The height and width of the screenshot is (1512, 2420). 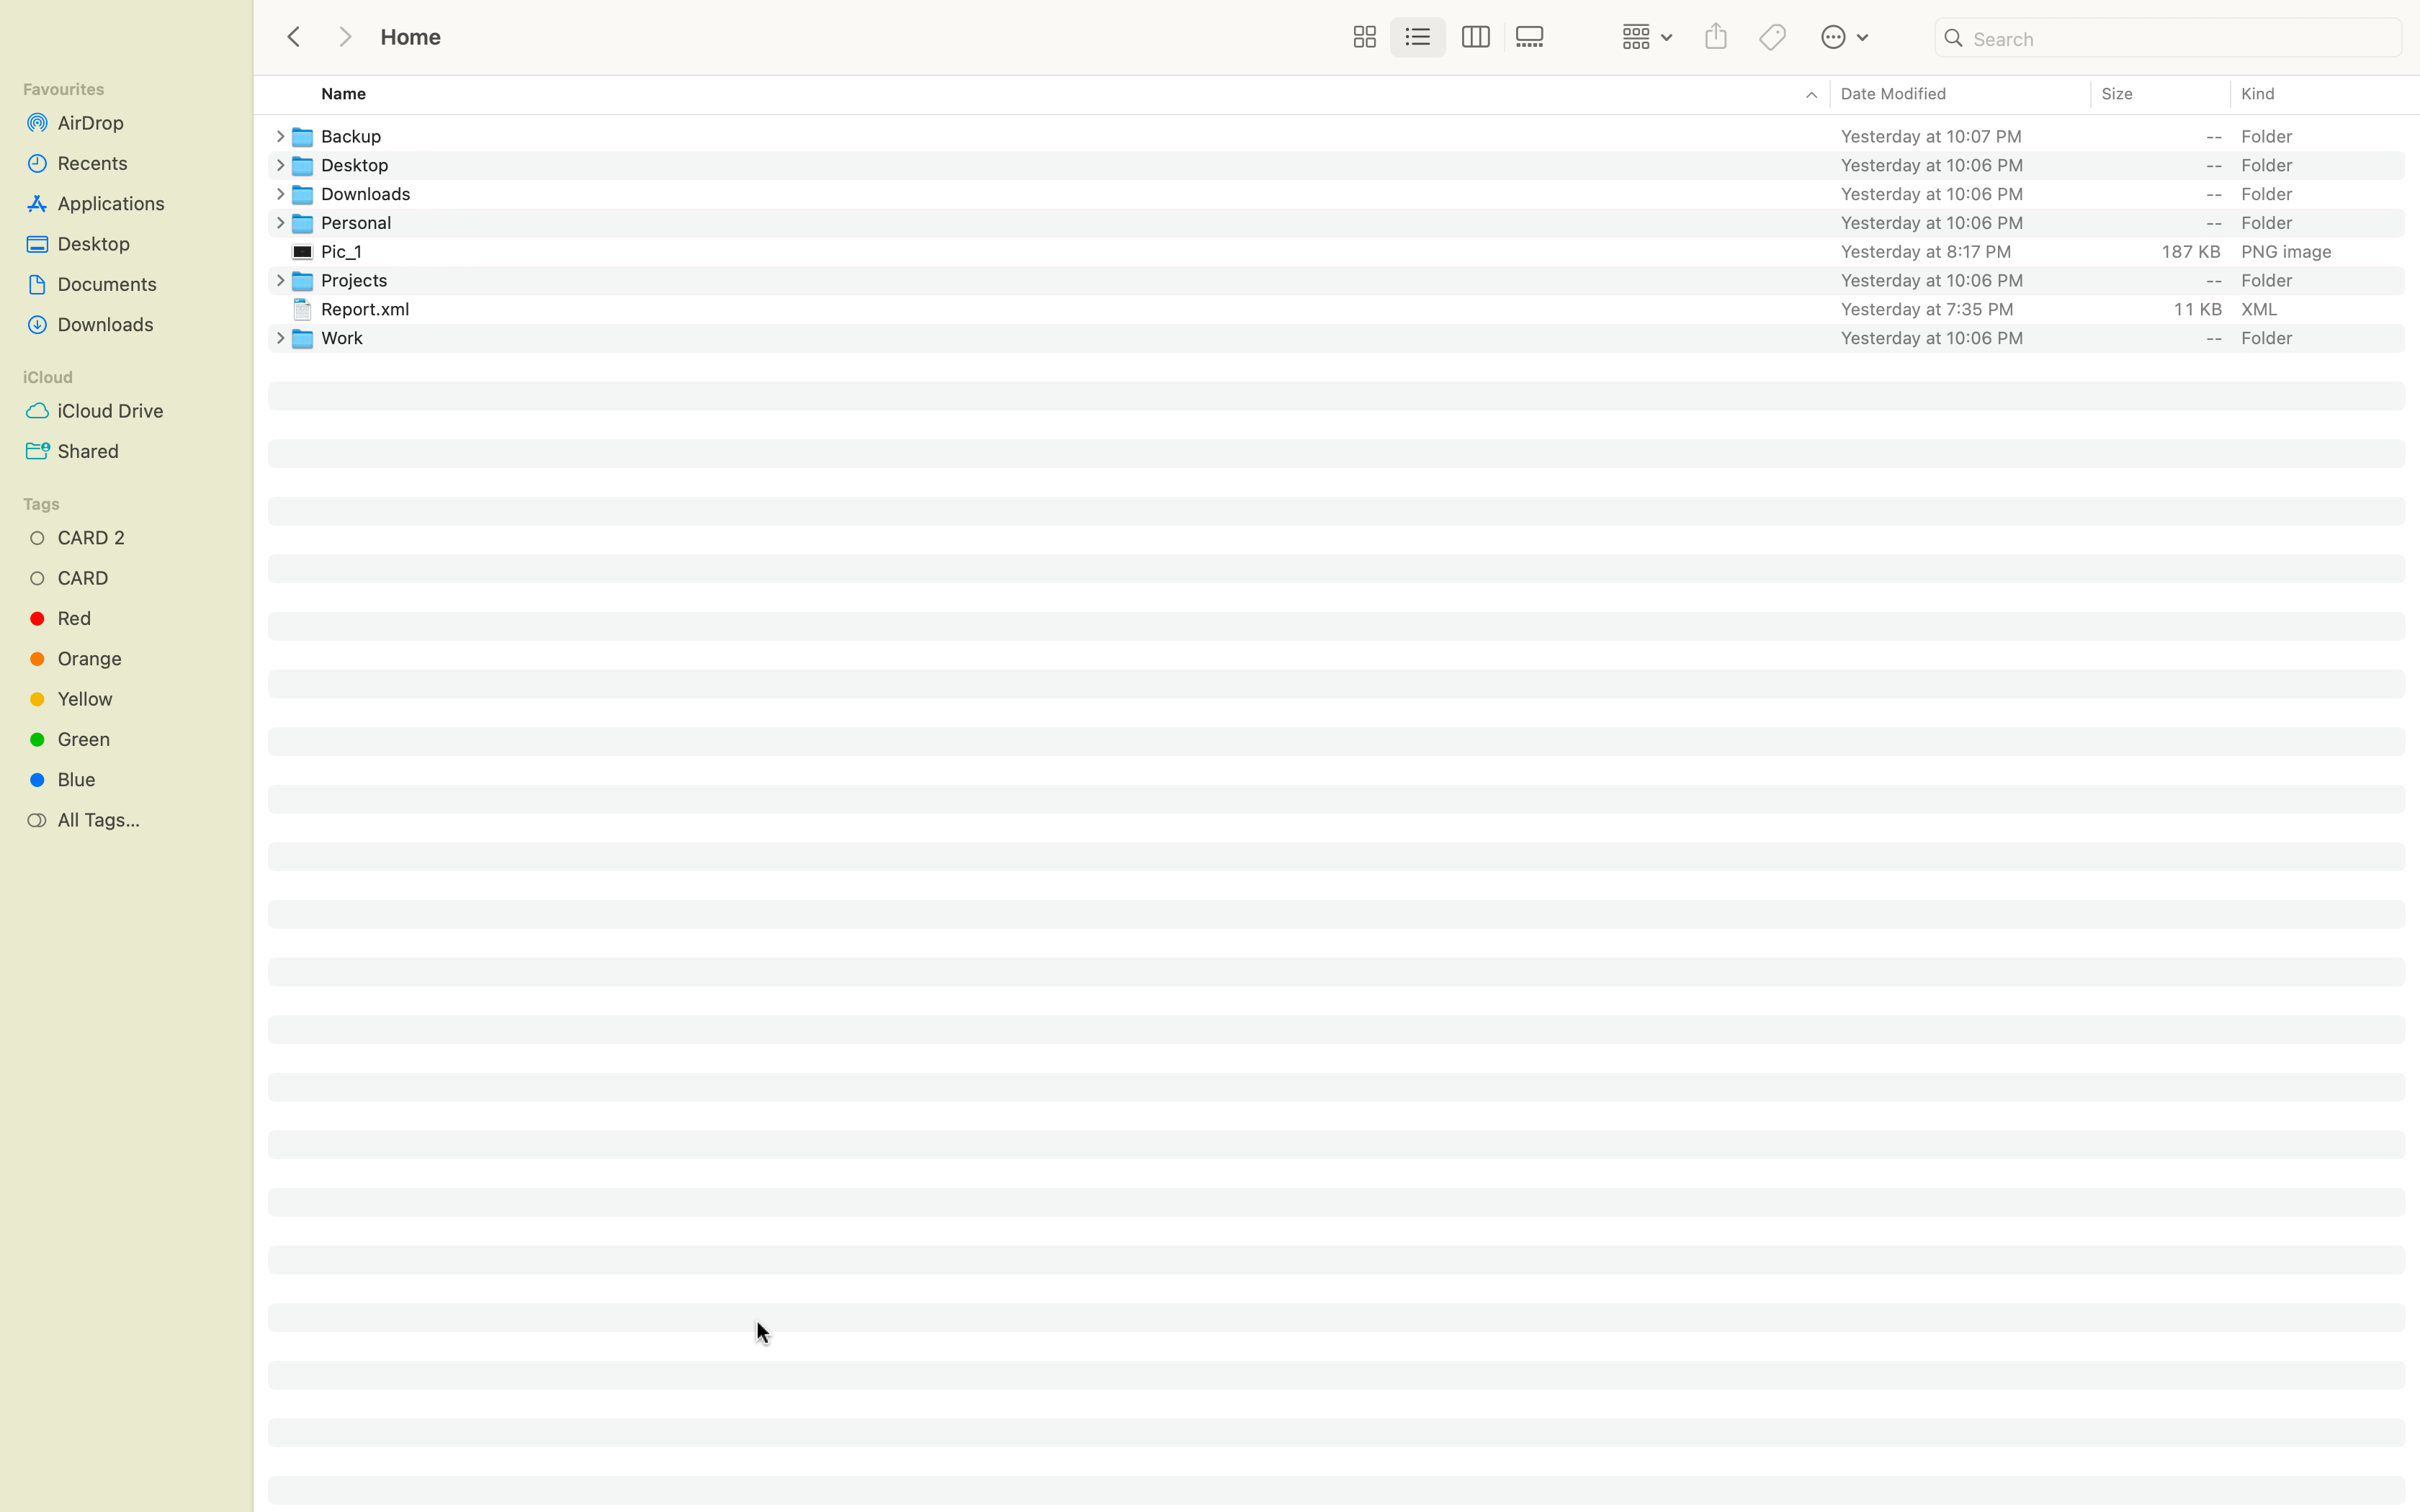 I want to click on Change the name of the folder "Projects" to "My Projects", so click(x=1355, y=279).